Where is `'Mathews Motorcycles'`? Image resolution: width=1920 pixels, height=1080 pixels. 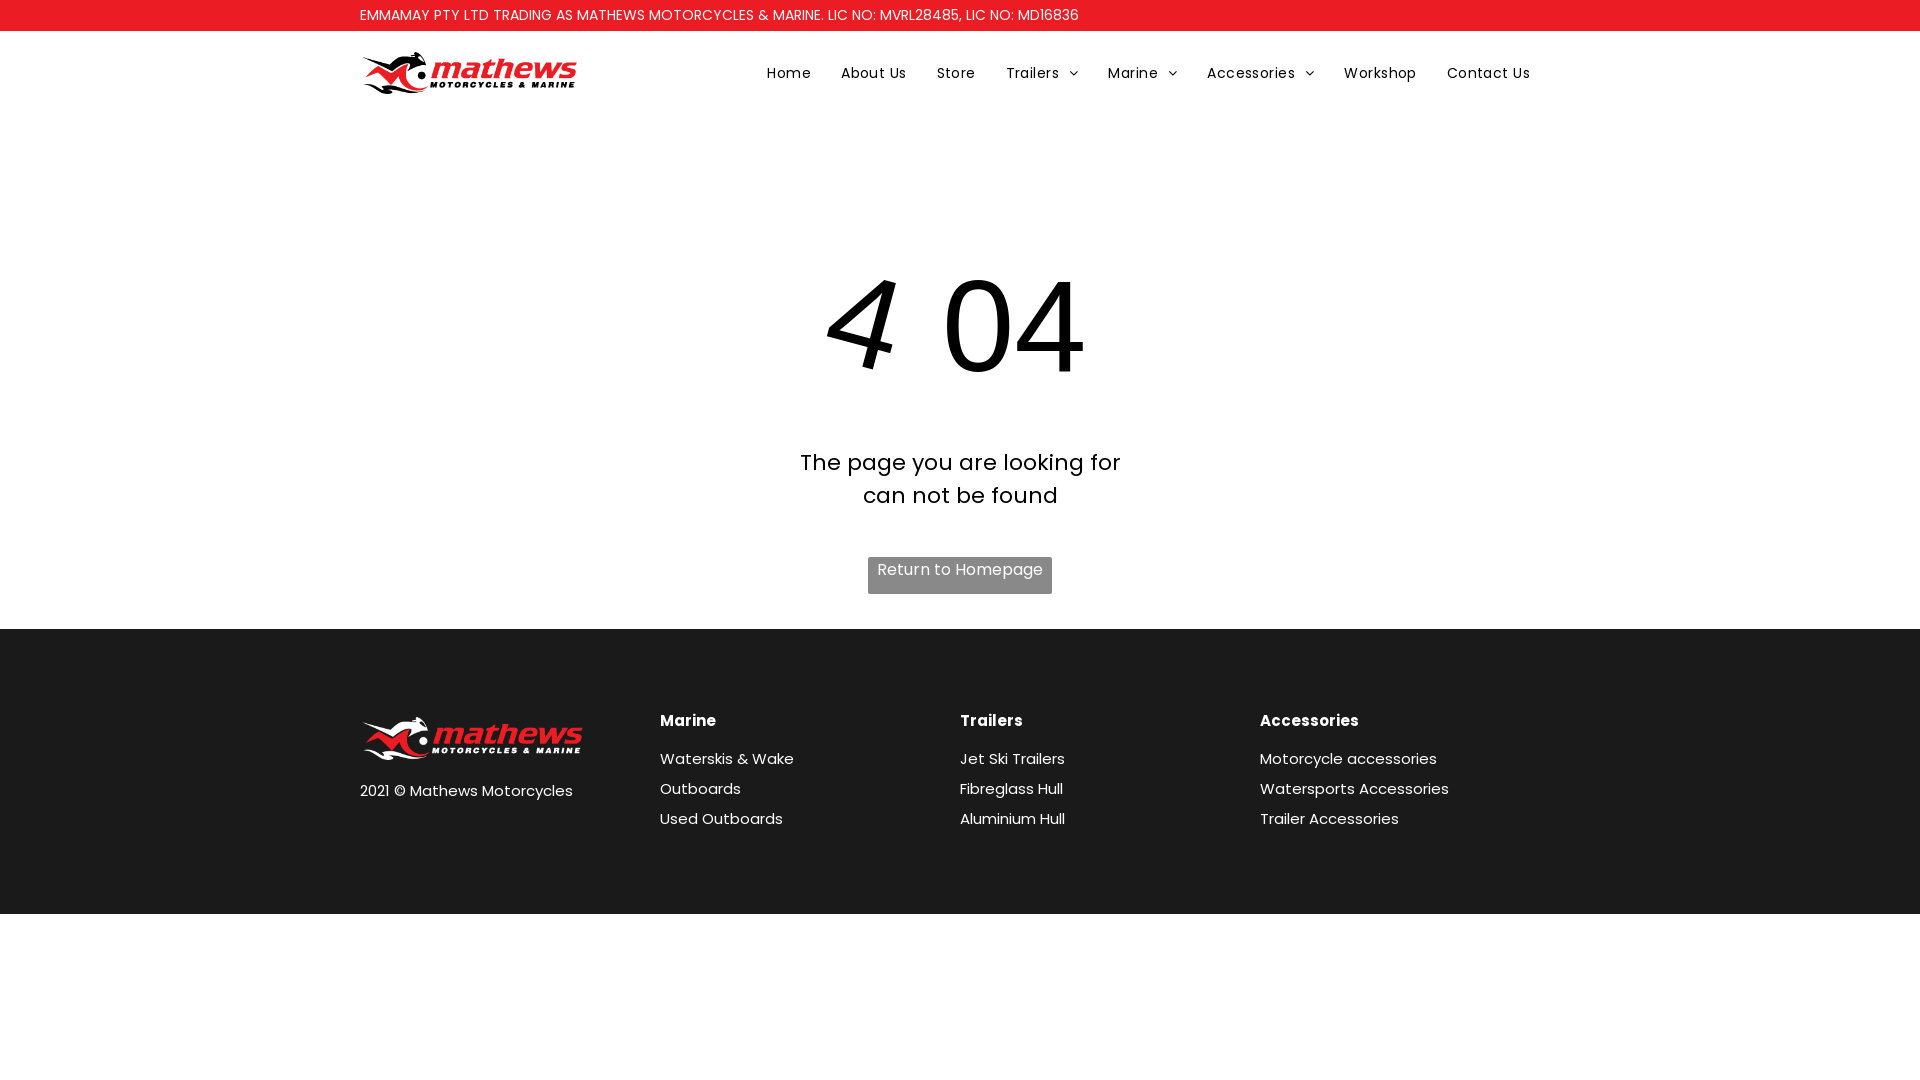
'Mathews Motorcycles' is located at coordinates (469, 72).